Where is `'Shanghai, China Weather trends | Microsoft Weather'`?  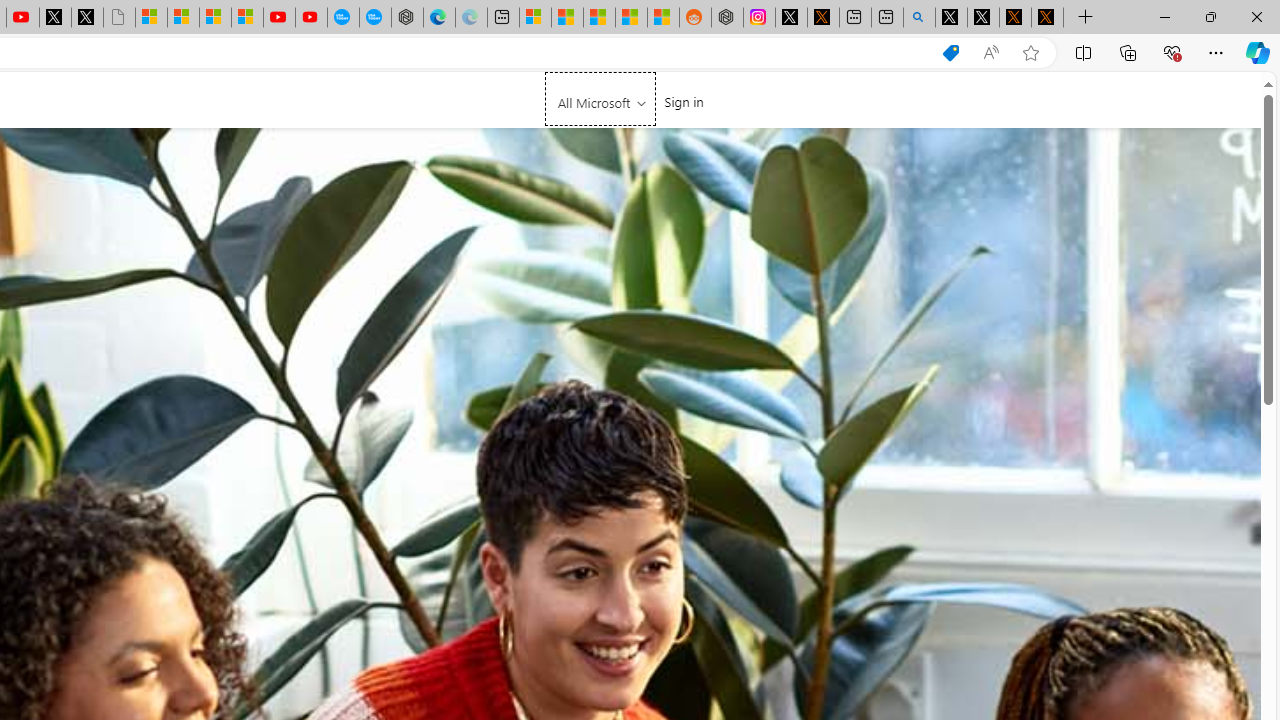 'Shanghai, China Weather trends | Microsoft Weather' is located at coordinates (663, 17).